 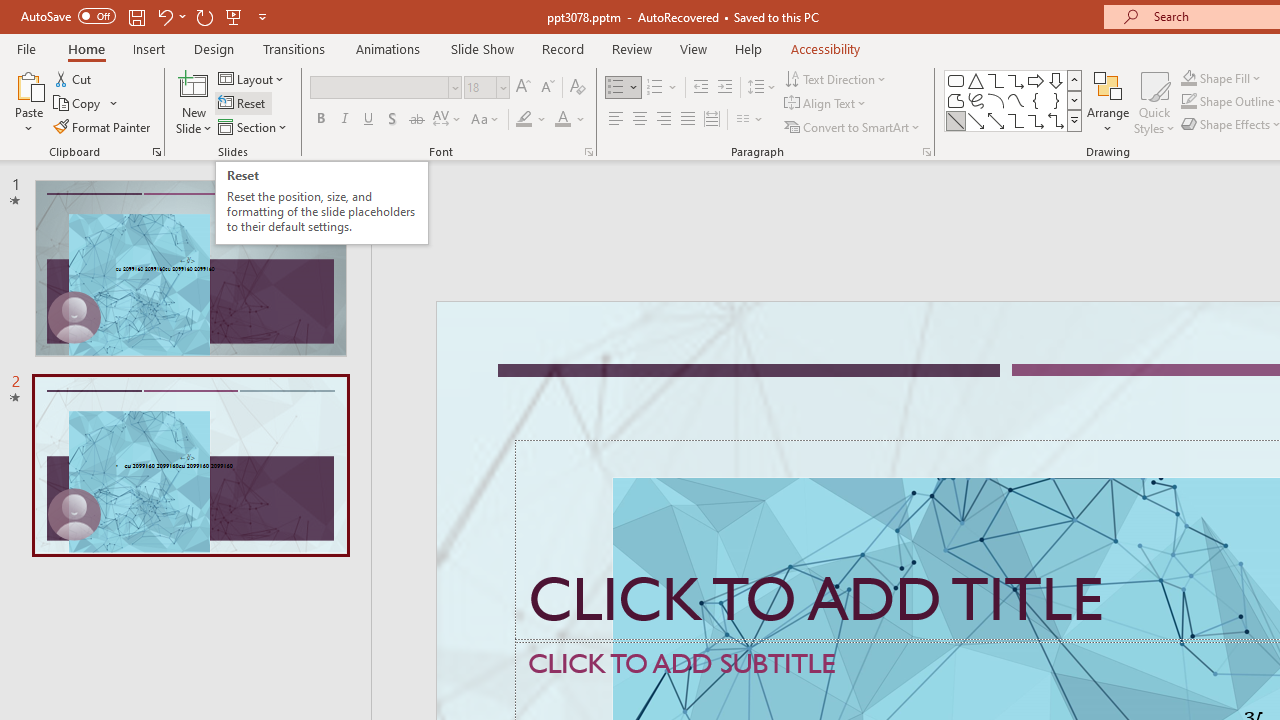 I want to click on 'Line Arrow', so click(x=976, y=120).